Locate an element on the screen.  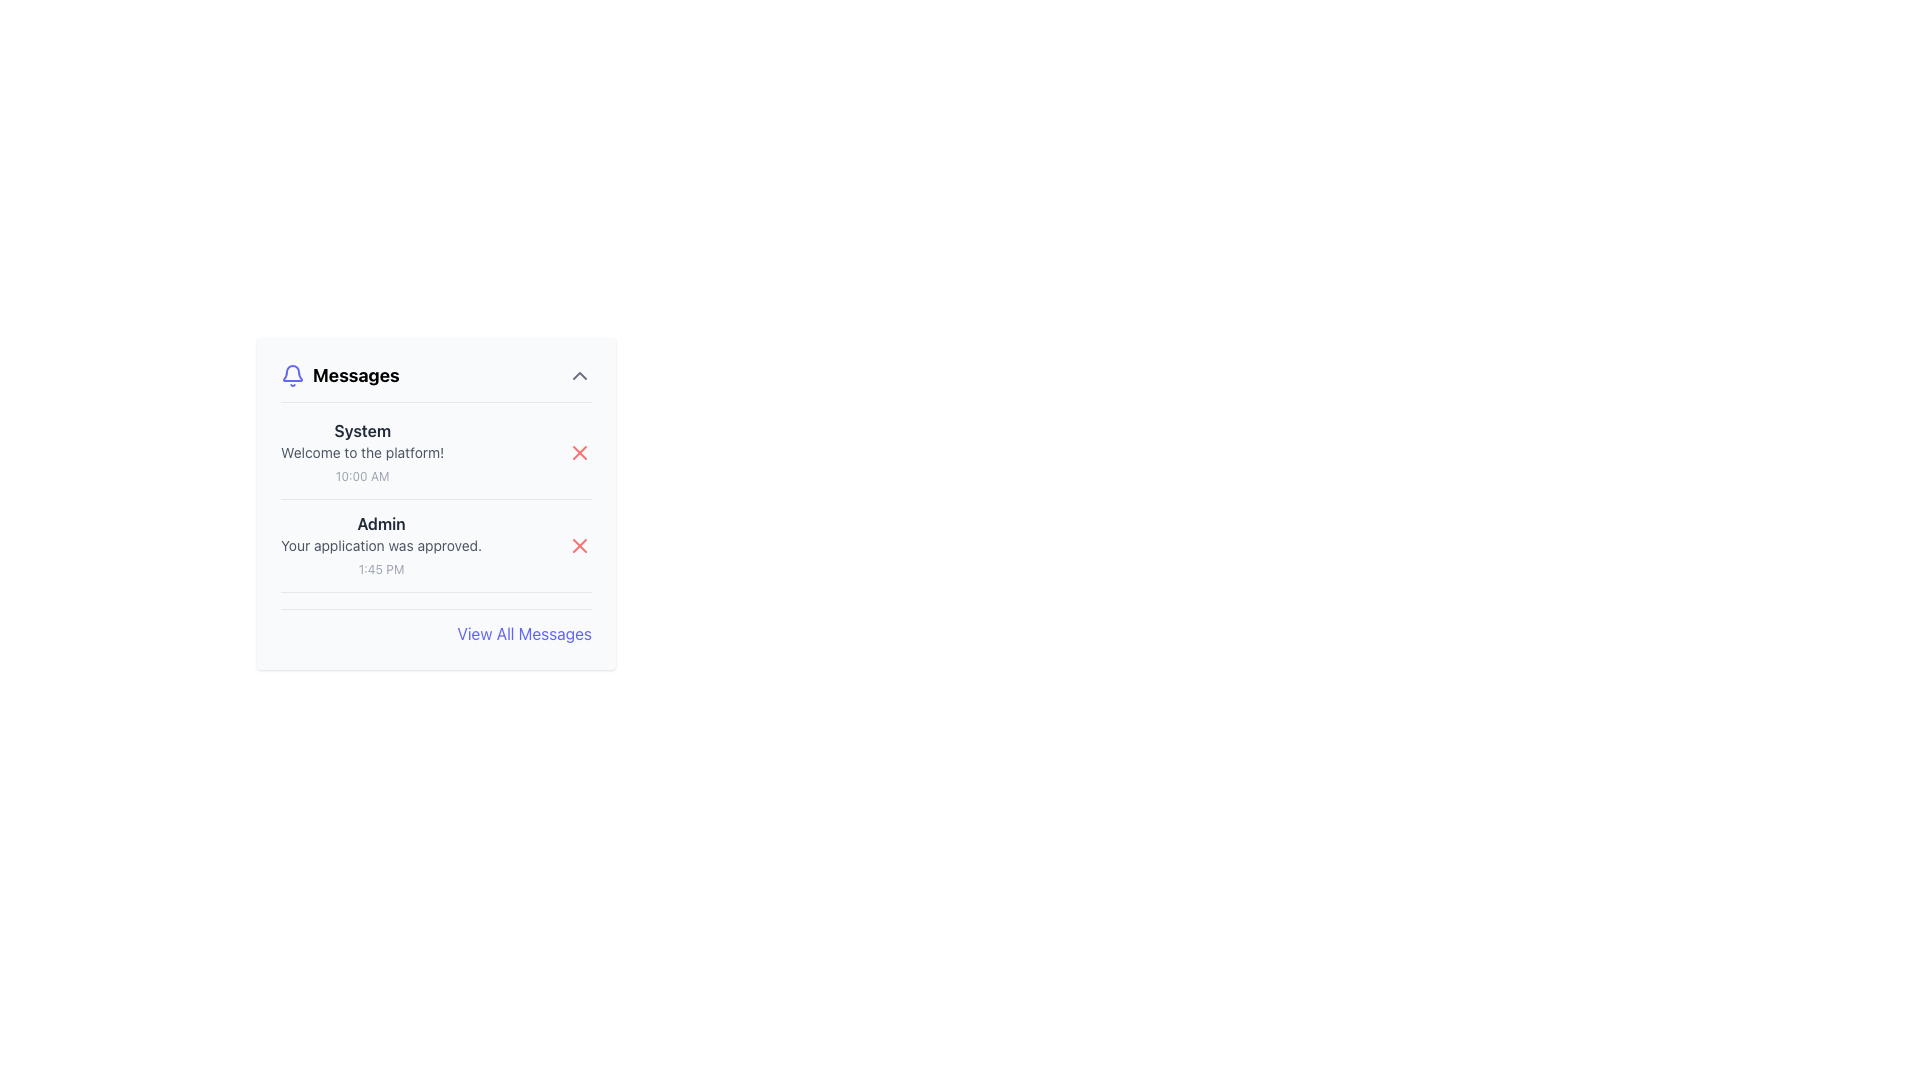
the Text Label that denotes the time associated with a system-generated message, located below 'Welcome to the platform!' and aligned to the right is located at coordinates (362, 476).